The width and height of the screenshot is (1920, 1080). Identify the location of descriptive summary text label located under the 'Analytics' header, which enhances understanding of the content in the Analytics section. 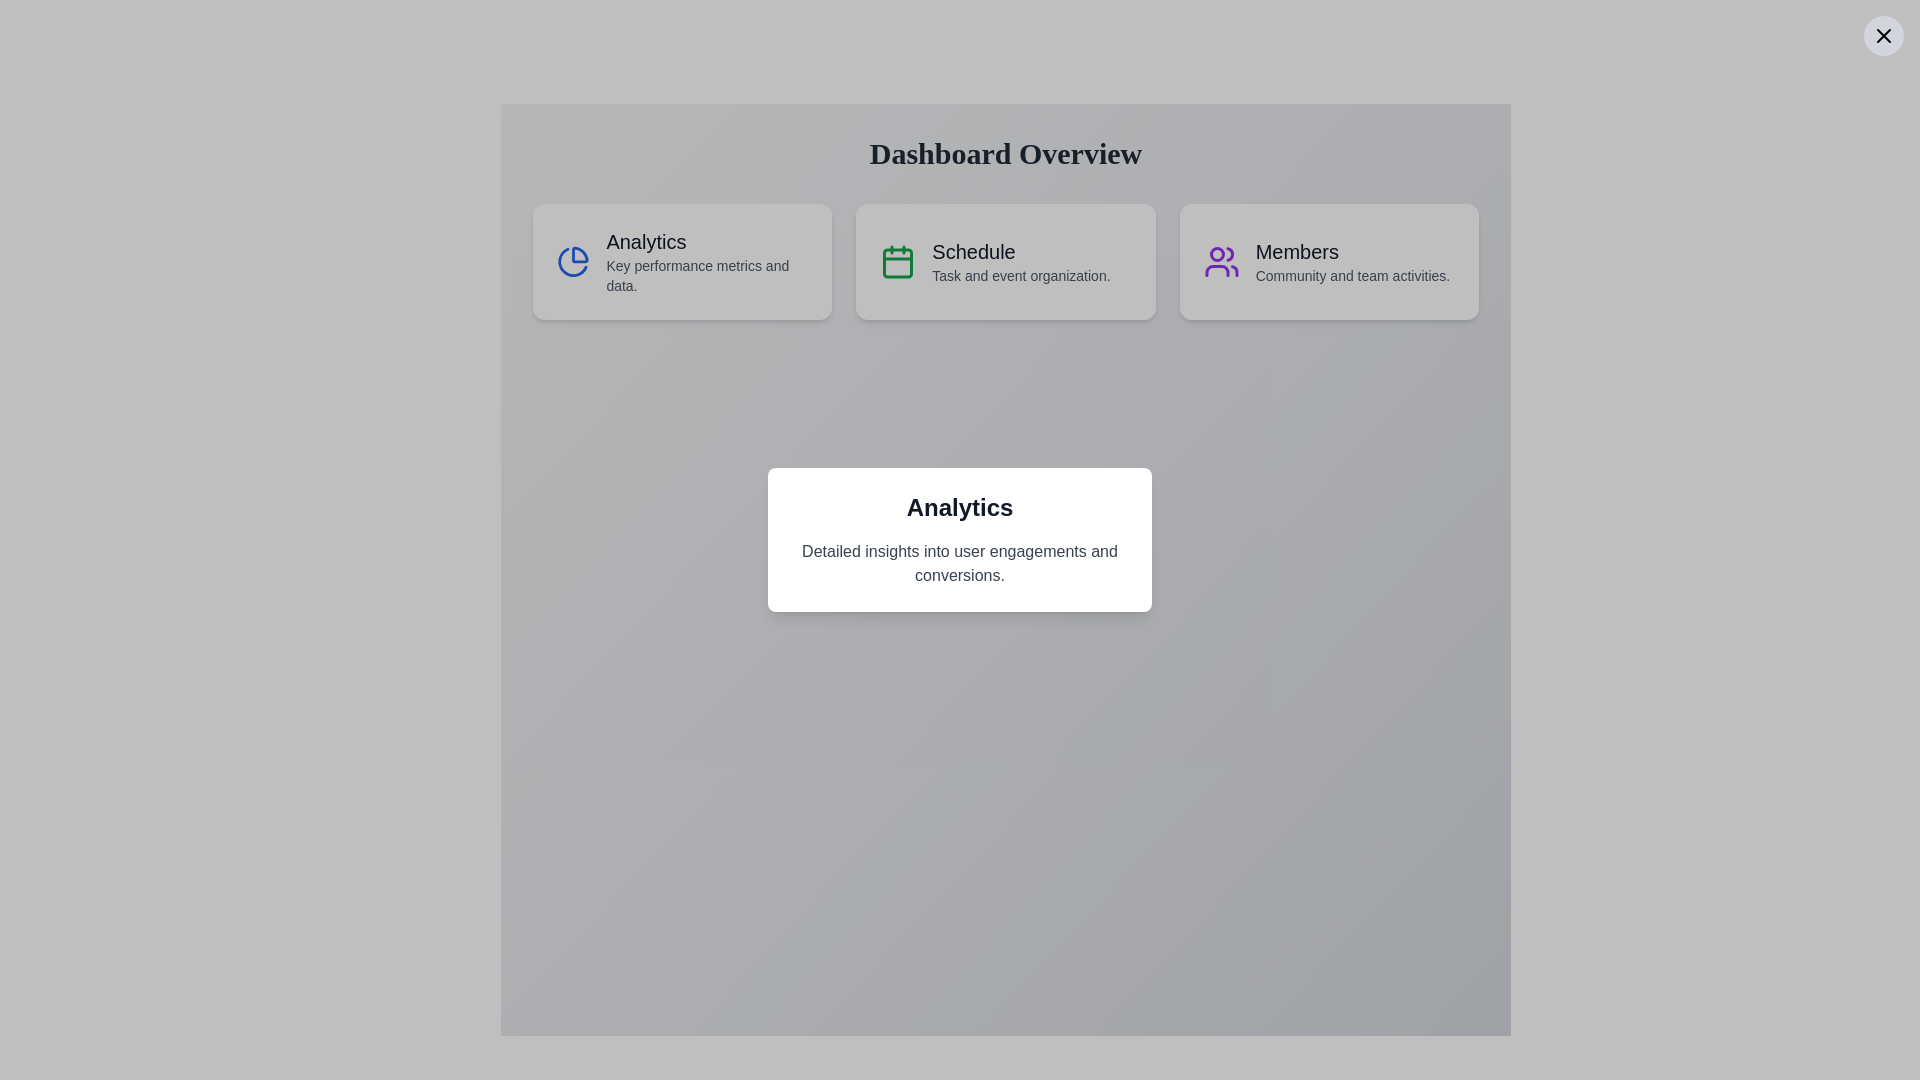
(960, 563).